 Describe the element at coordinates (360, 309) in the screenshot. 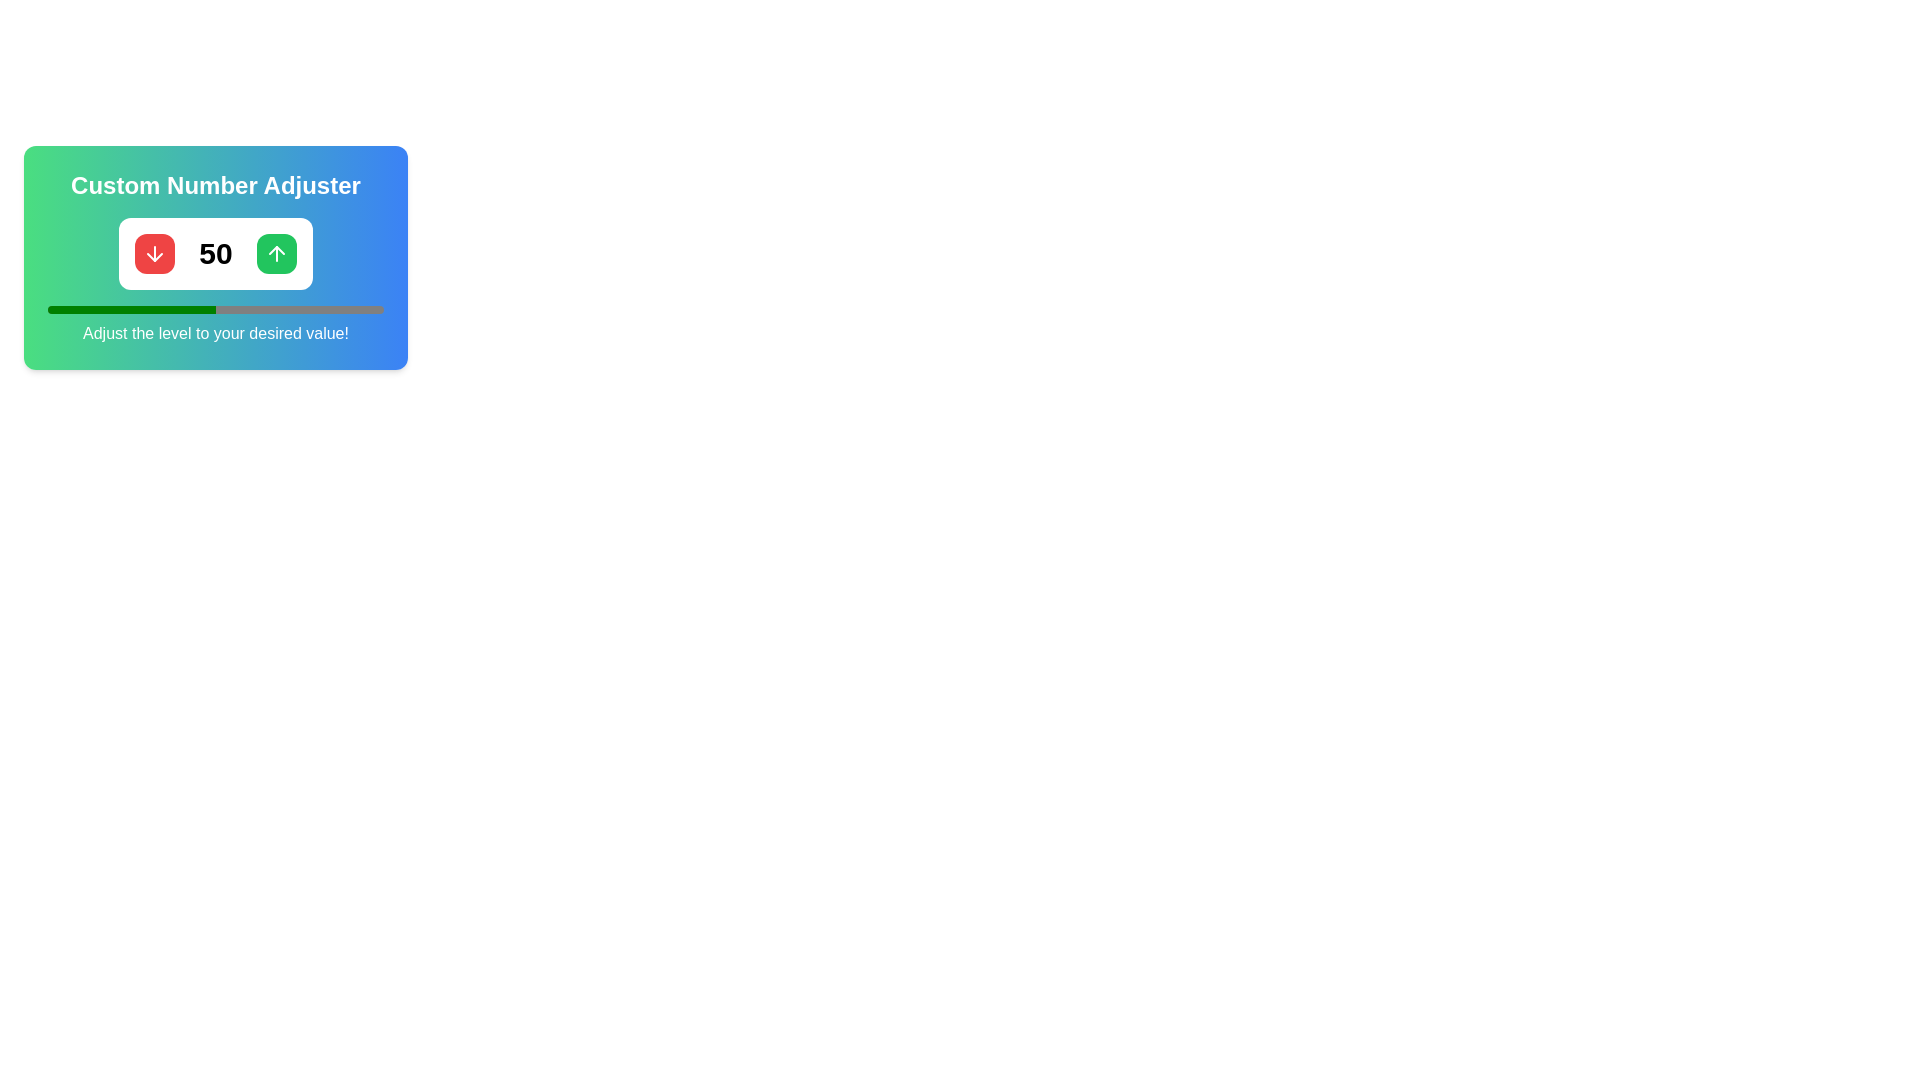

I see `the slider value` at that location.